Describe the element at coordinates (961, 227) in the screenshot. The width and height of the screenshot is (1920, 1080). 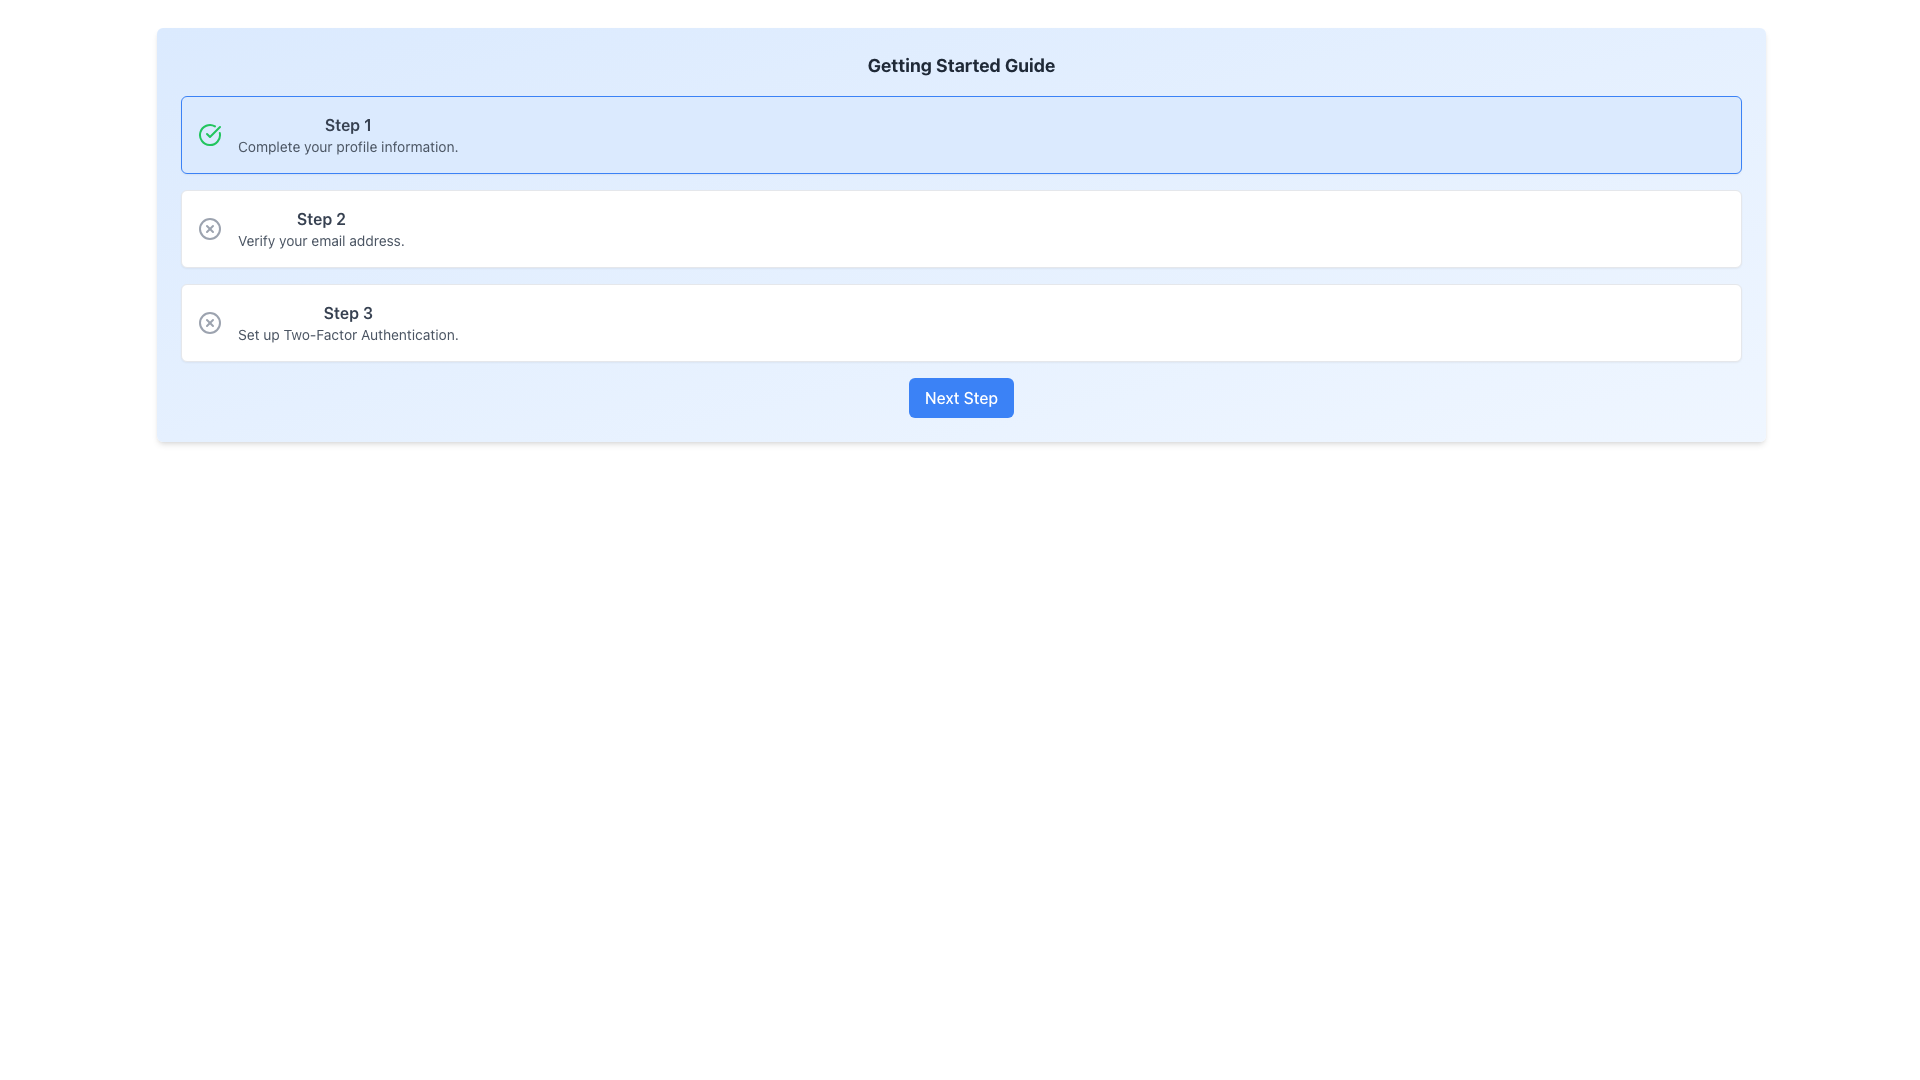
I see `the Instructional Card that indicates the second step in the progression list about verifying the user's email address for tooltips` at that location.